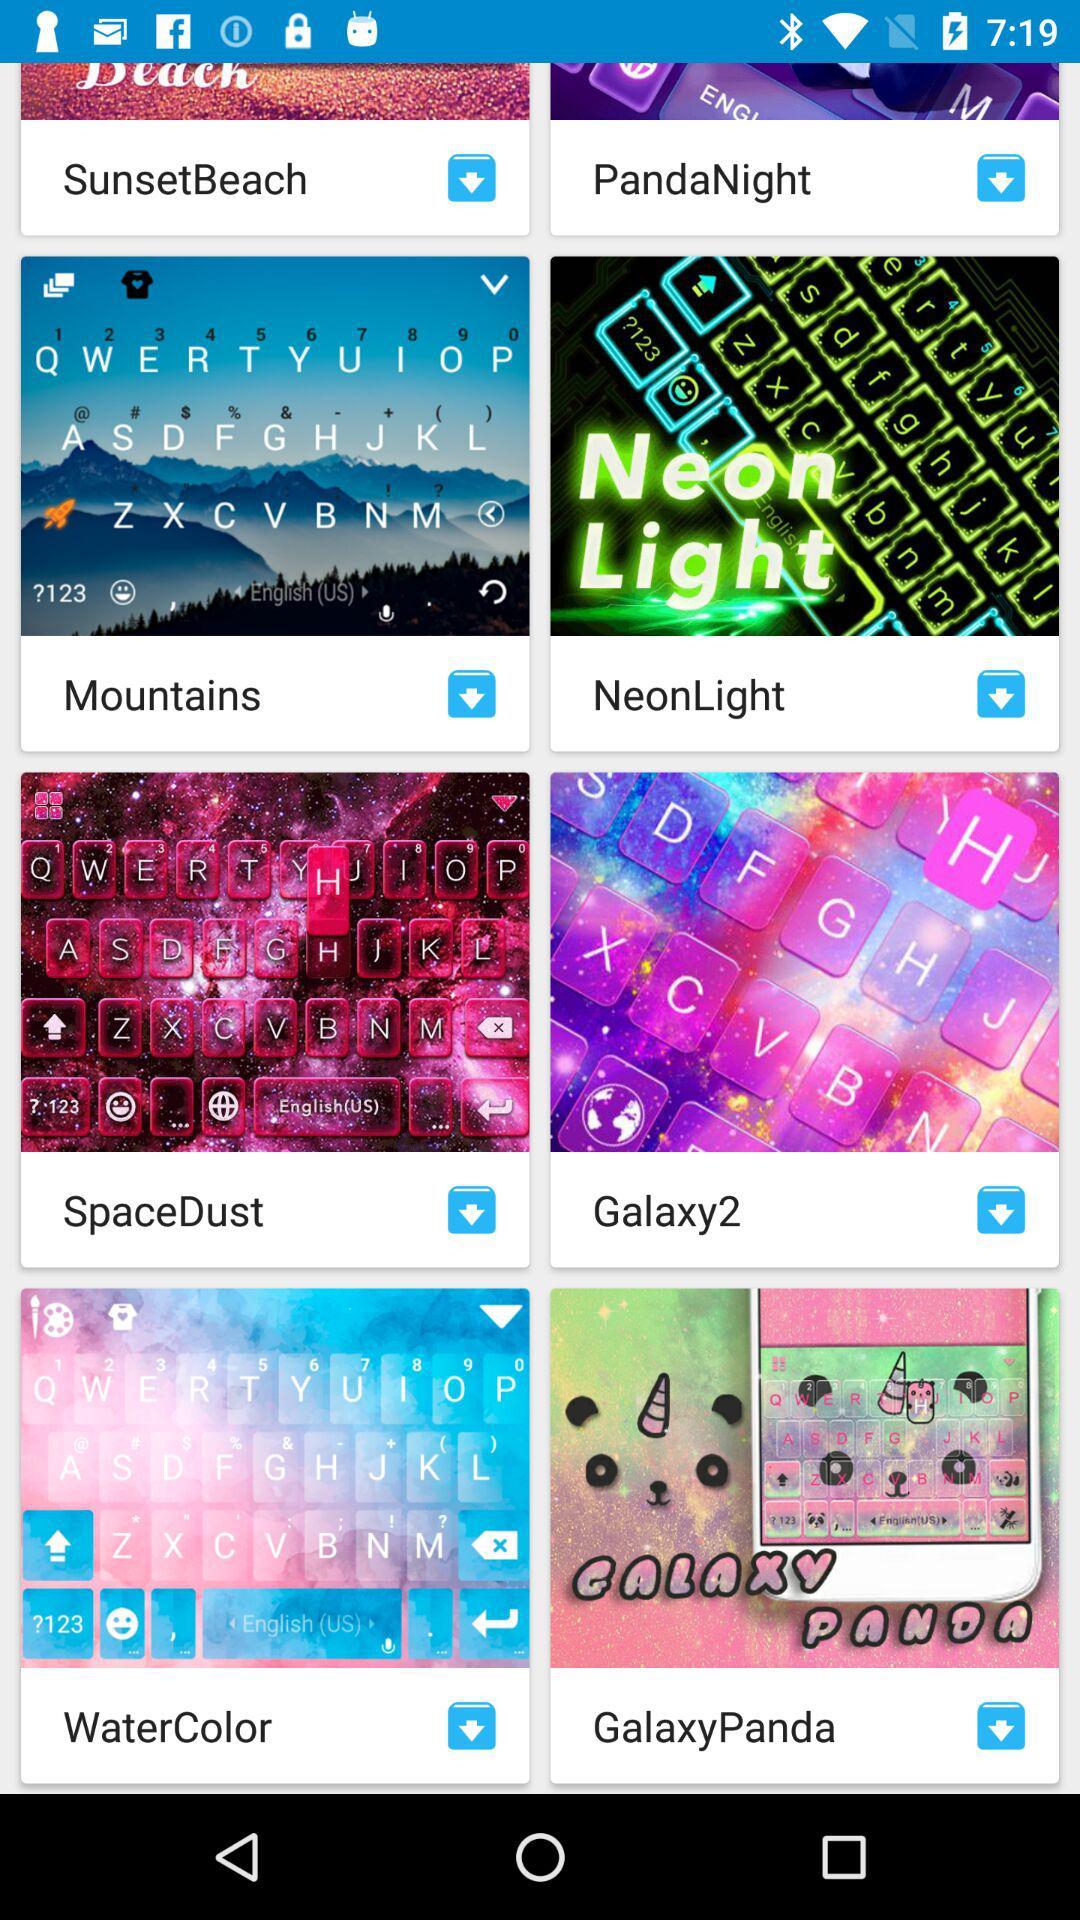 The width and height of the screenshot is (1080, 1920). I want to click on download watercolor theme, so click(471, 1724).